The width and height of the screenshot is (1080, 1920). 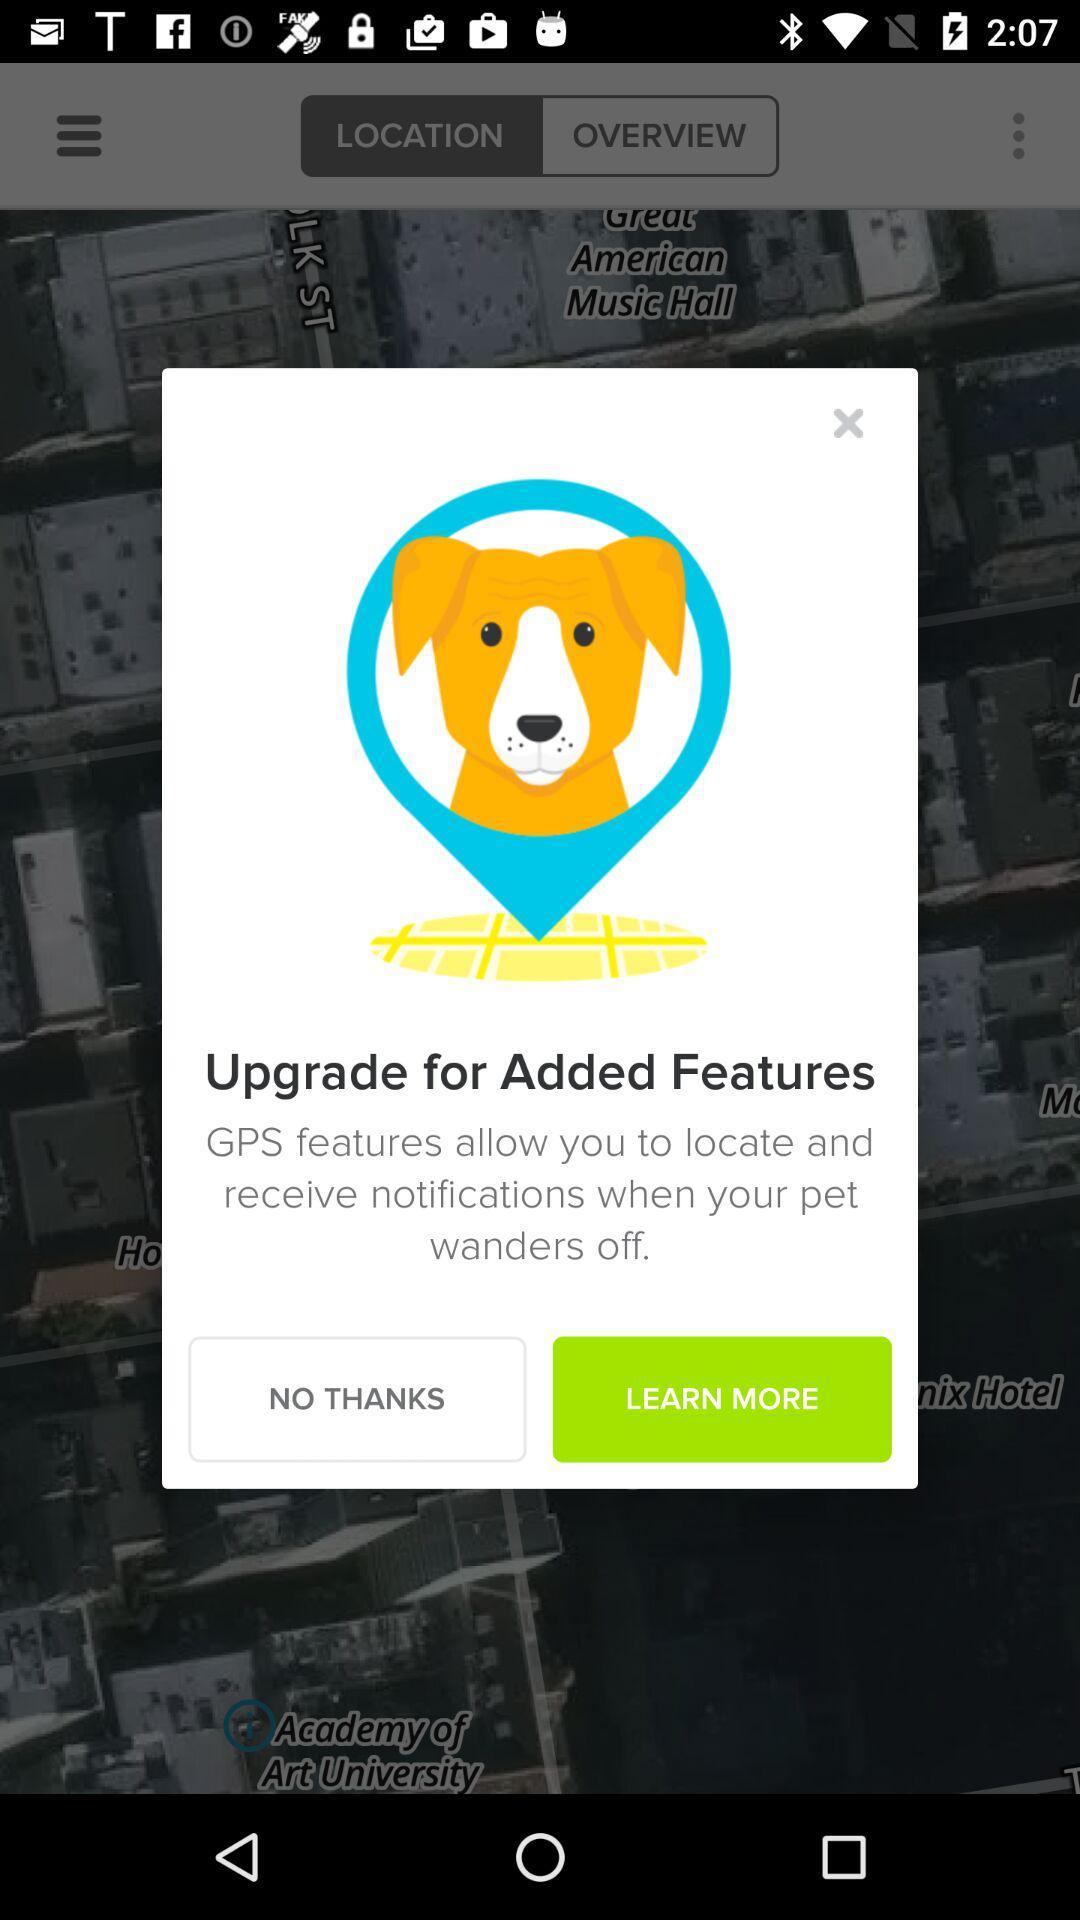 What do you see at coordinates (848, 422) in the screenshot?
I see `popup` at bounding box center [848, 422].